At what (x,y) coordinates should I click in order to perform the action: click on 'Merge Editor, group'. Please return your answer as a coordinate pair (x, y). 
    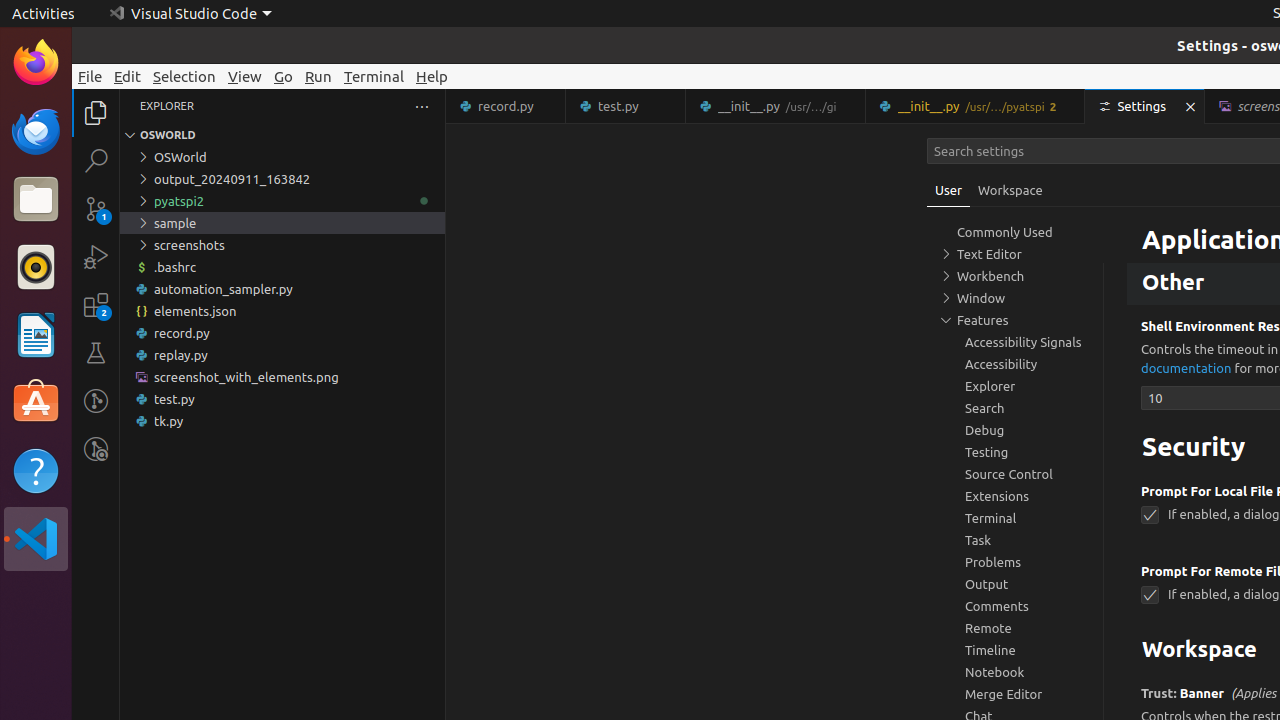
    Looking at the image, I should click on (1015, 693).